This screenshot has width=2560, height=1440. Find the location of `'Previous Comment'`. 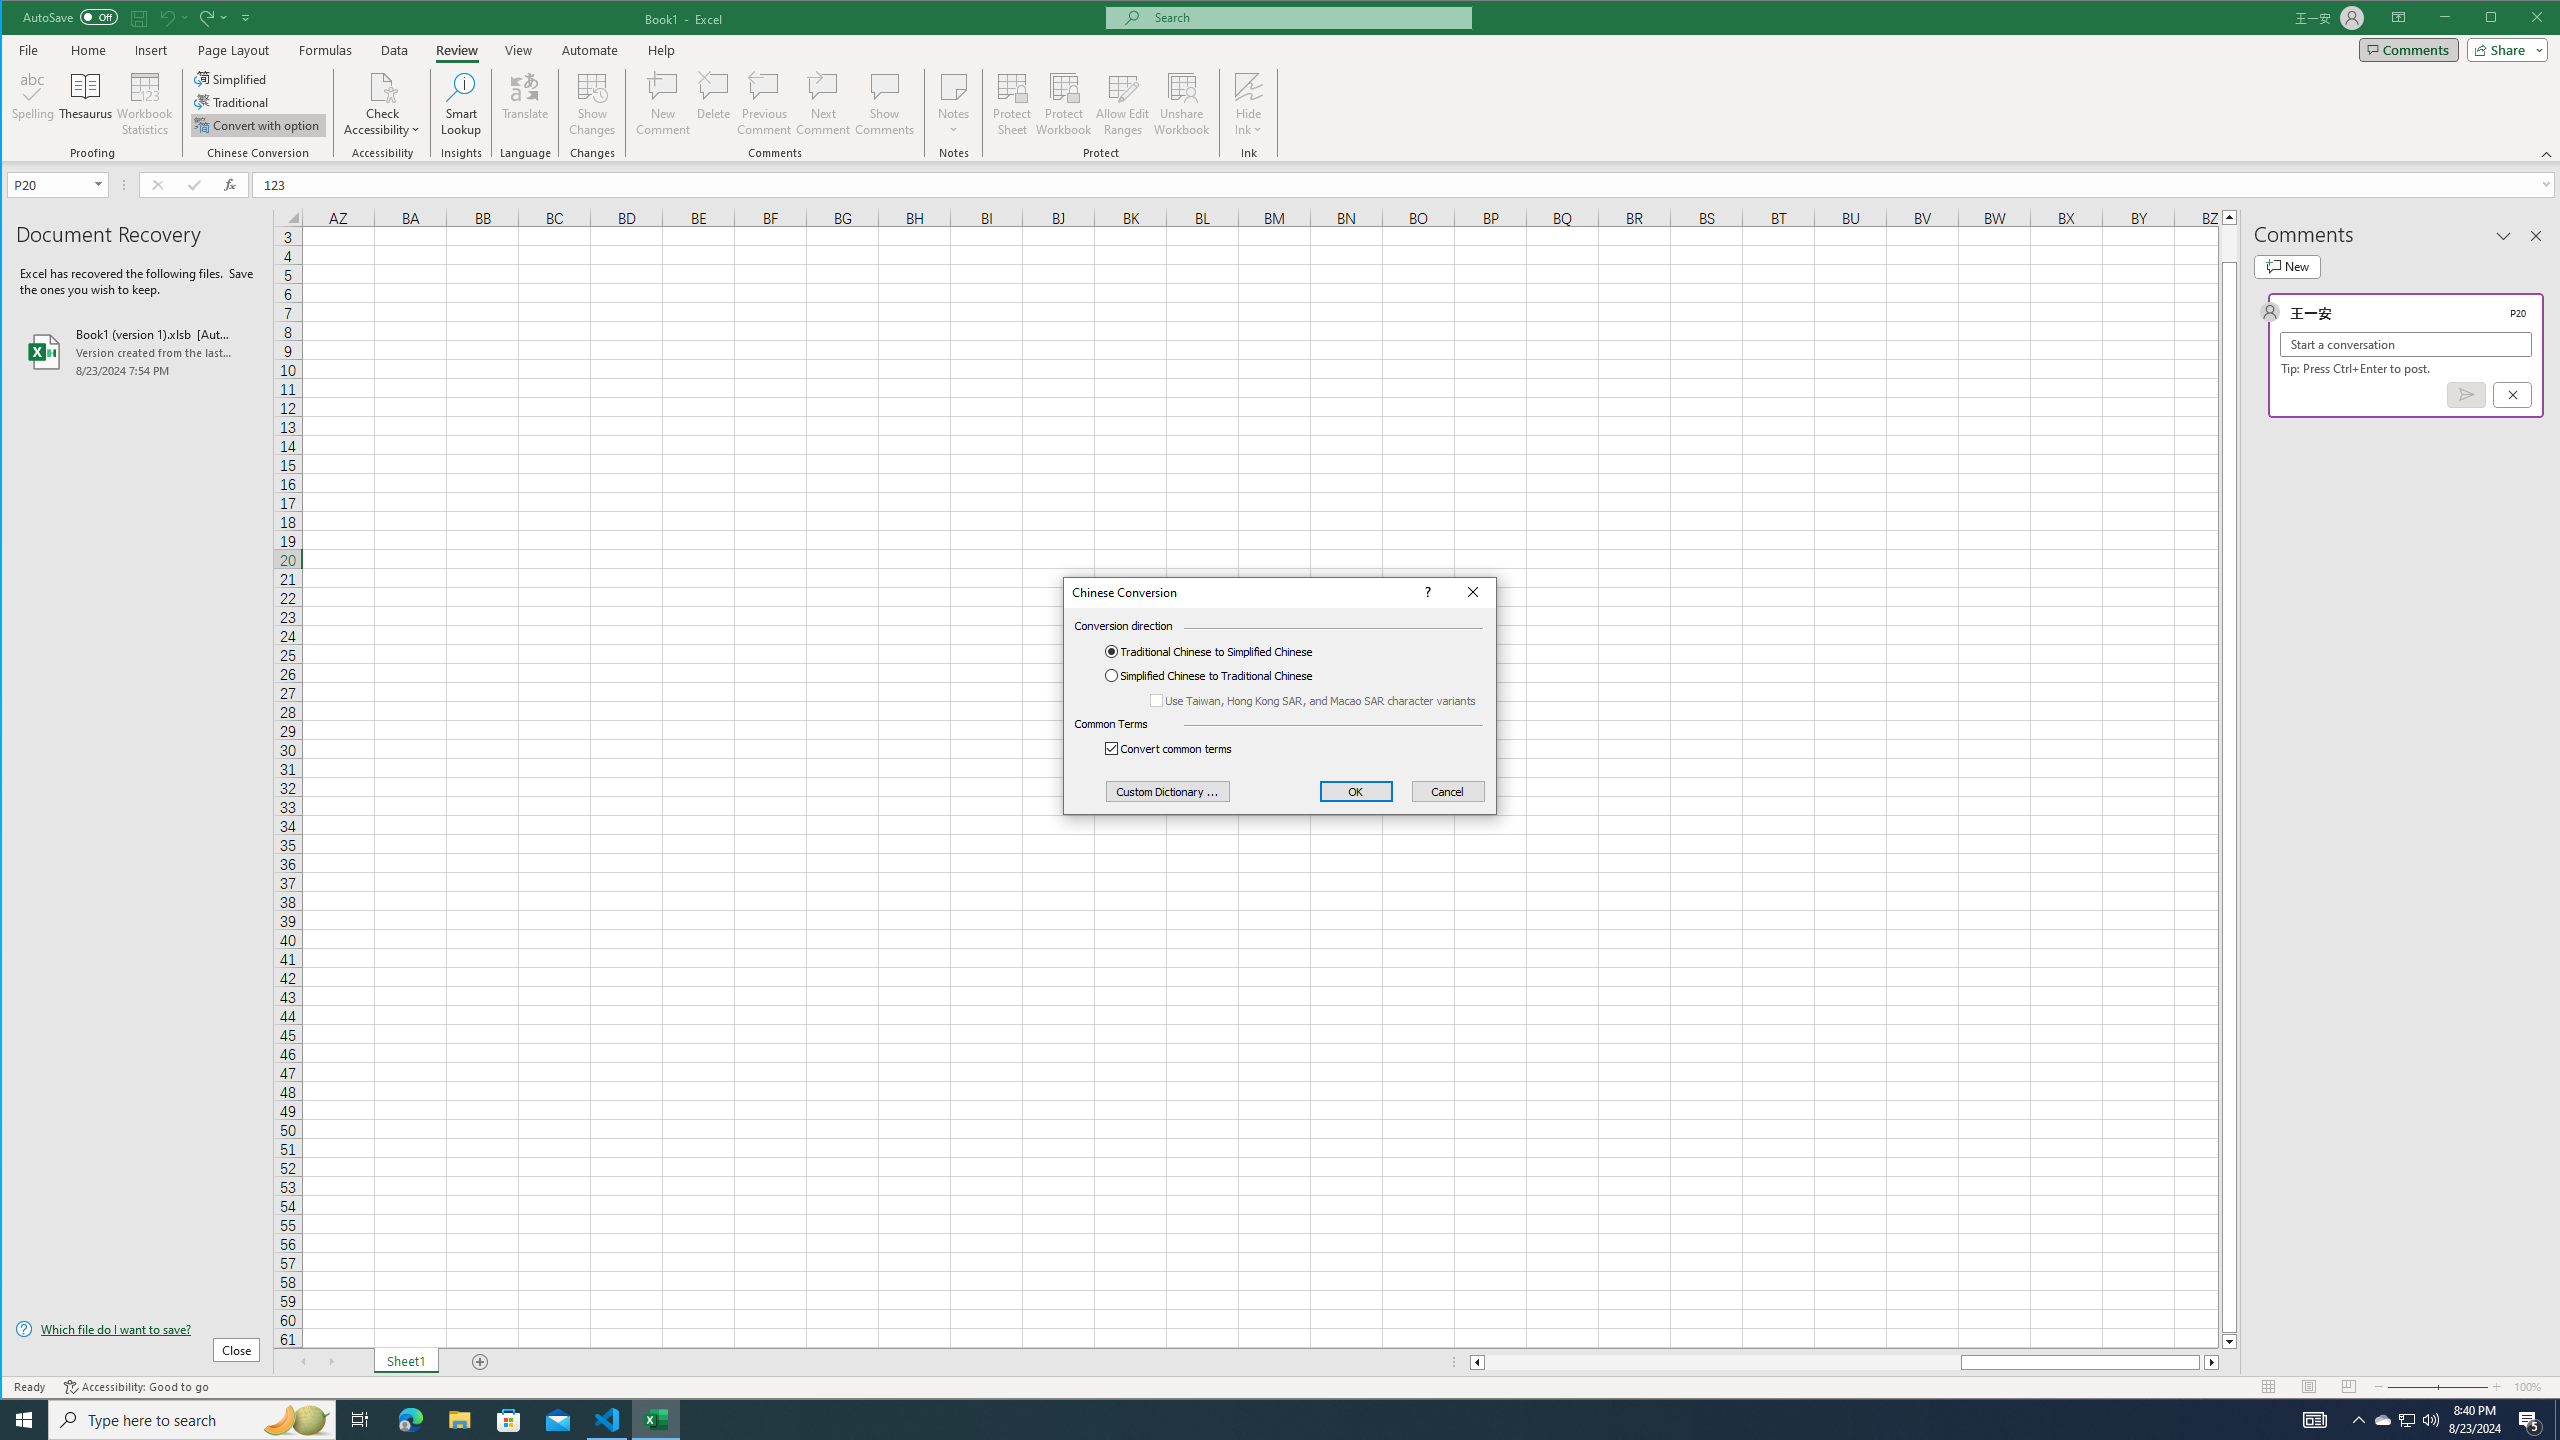

'Previous Comment' is located at coordinates (763, 103).